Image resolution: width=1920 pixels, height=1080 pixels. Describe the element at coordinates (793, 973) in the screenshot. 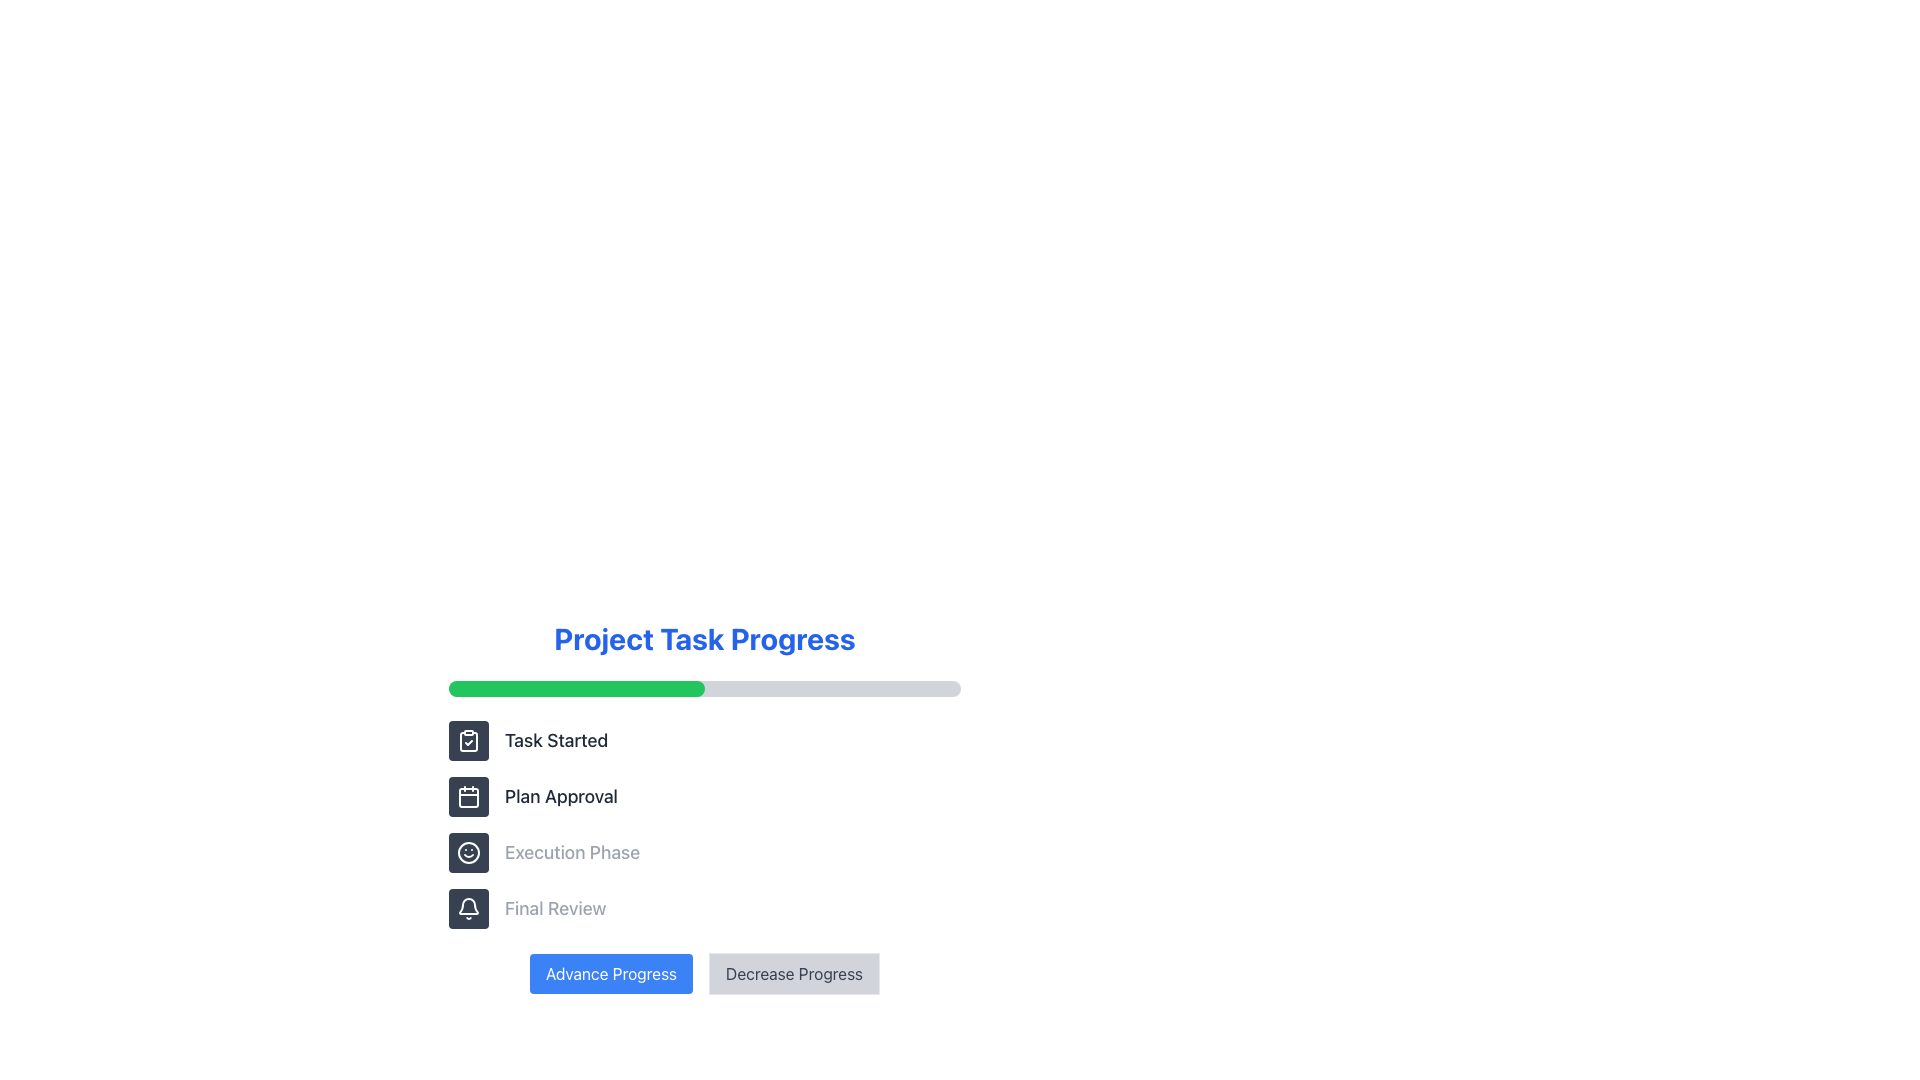

I see `the 'Decrease Progress' button, which is a rectangular button with a light gray background and dark gray text` at that location.